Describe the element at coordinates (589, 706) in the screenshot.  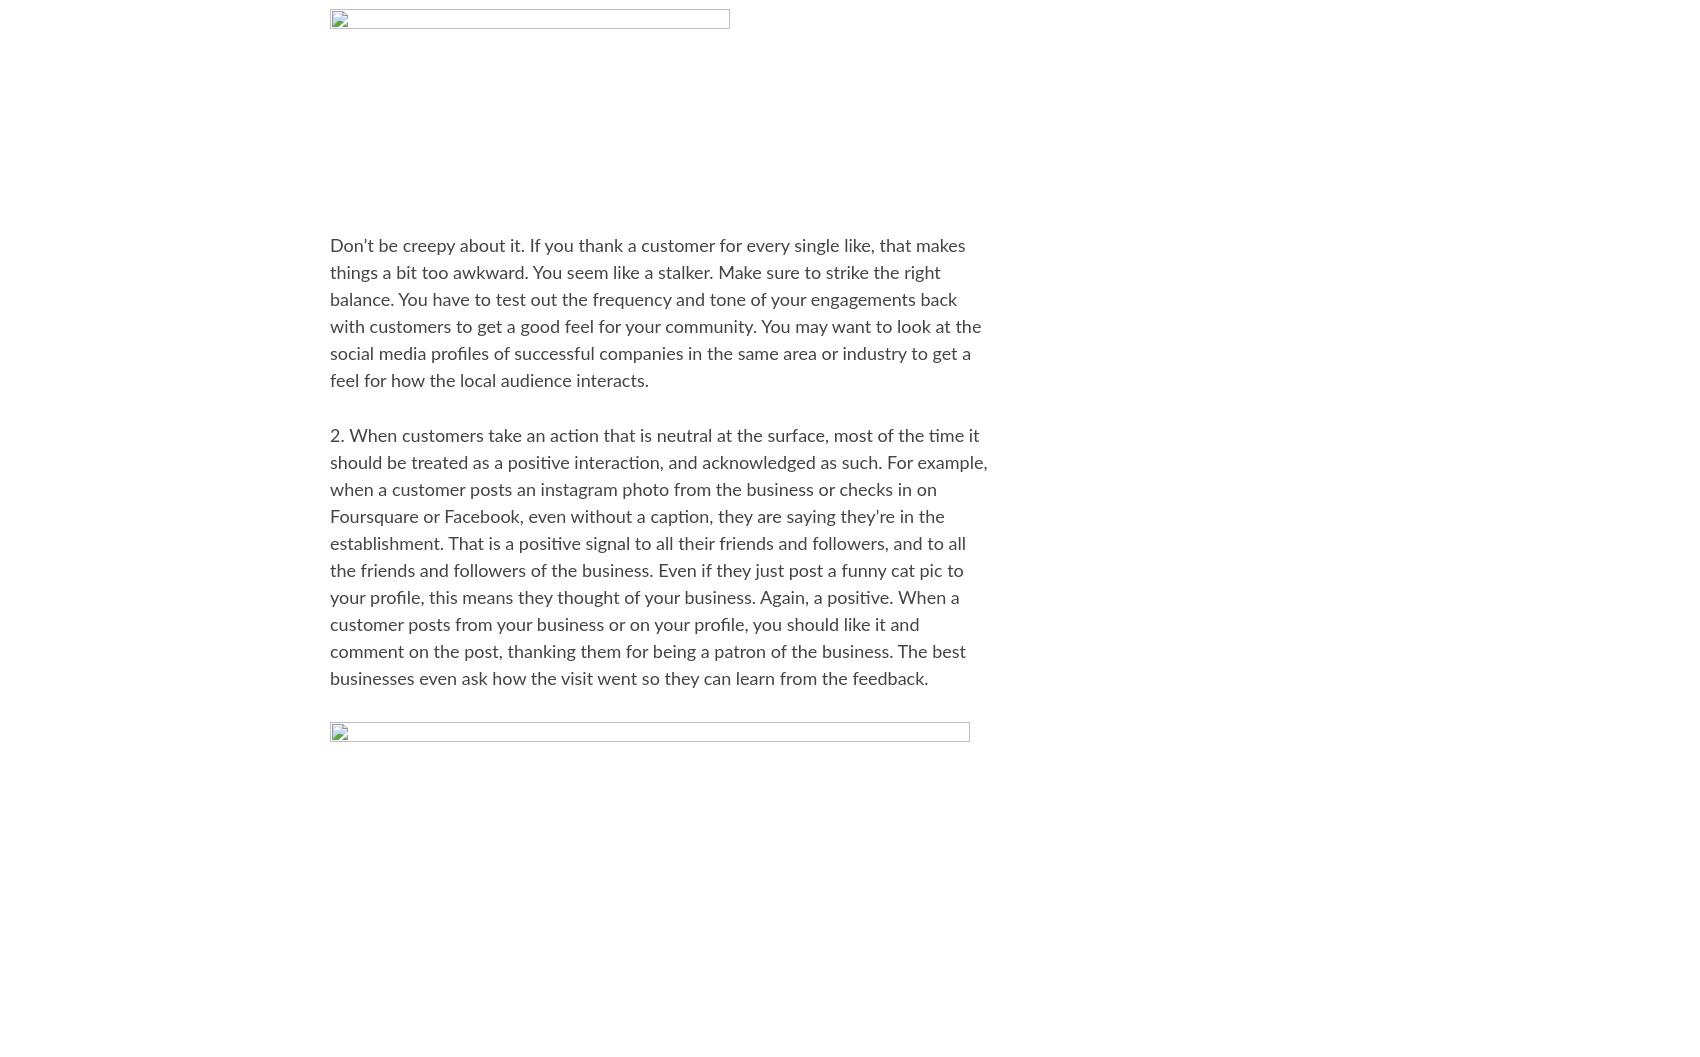
I see `'Latest'` at that location.